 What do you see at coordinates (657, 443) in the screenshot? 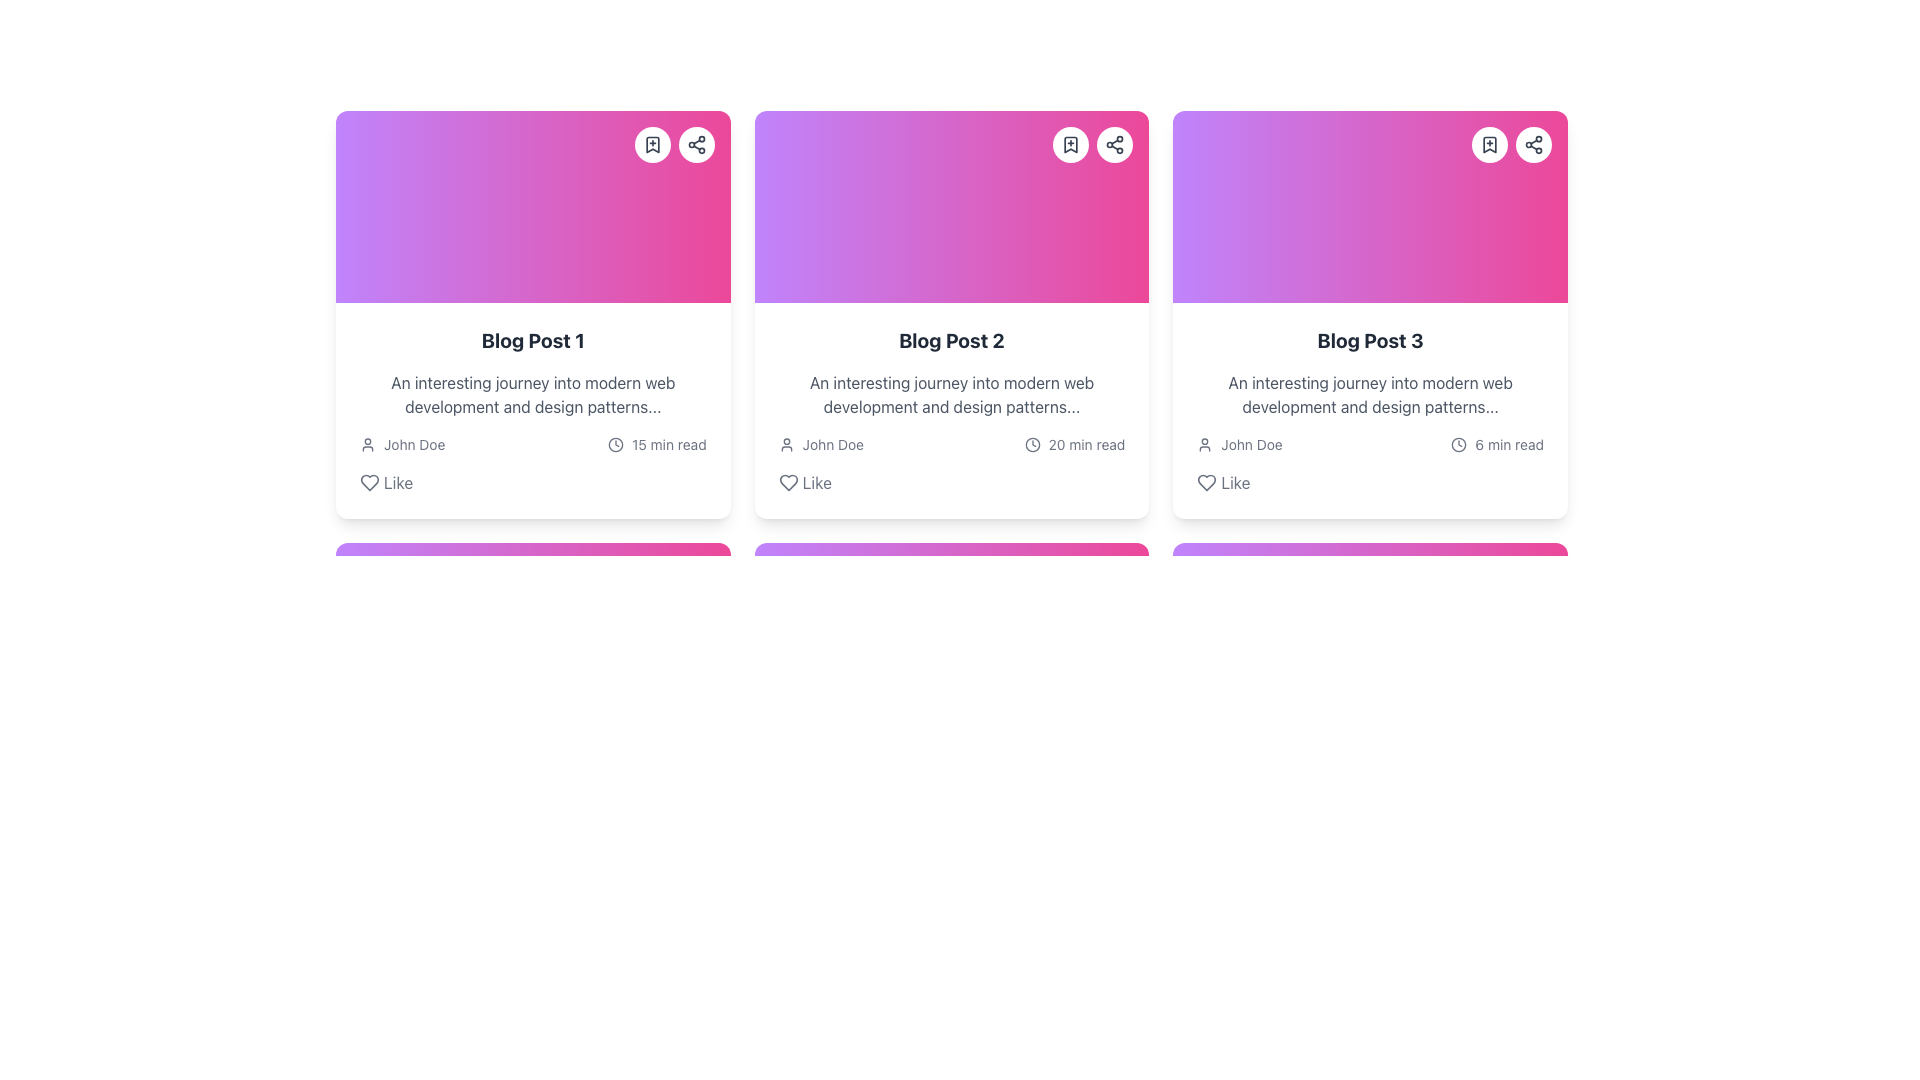
I see `the Informational Label element that displays a clock icon and the text '15 min read', located at the bottom-right corner of the first card in the bottom section` at bounding box center [657, 443].